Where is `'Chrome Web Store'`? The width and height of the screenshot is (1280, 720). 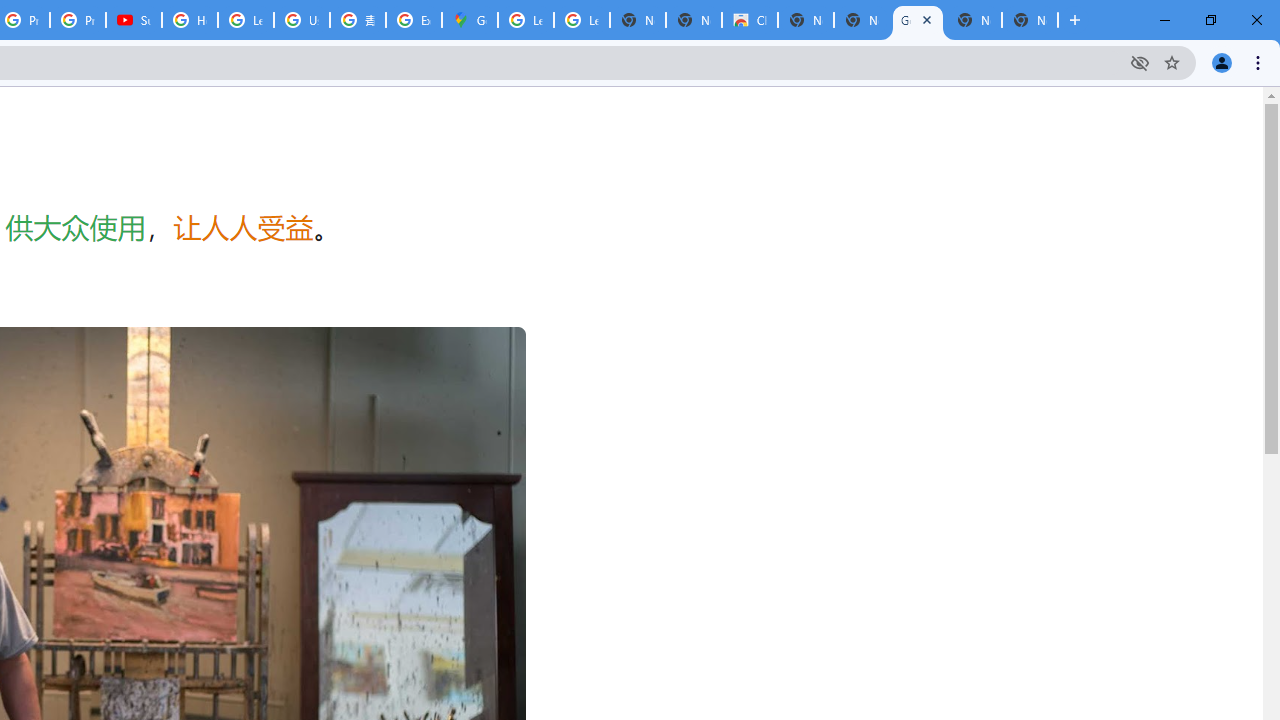 'Chrome Web Store' is located at coordinates (749, 20).